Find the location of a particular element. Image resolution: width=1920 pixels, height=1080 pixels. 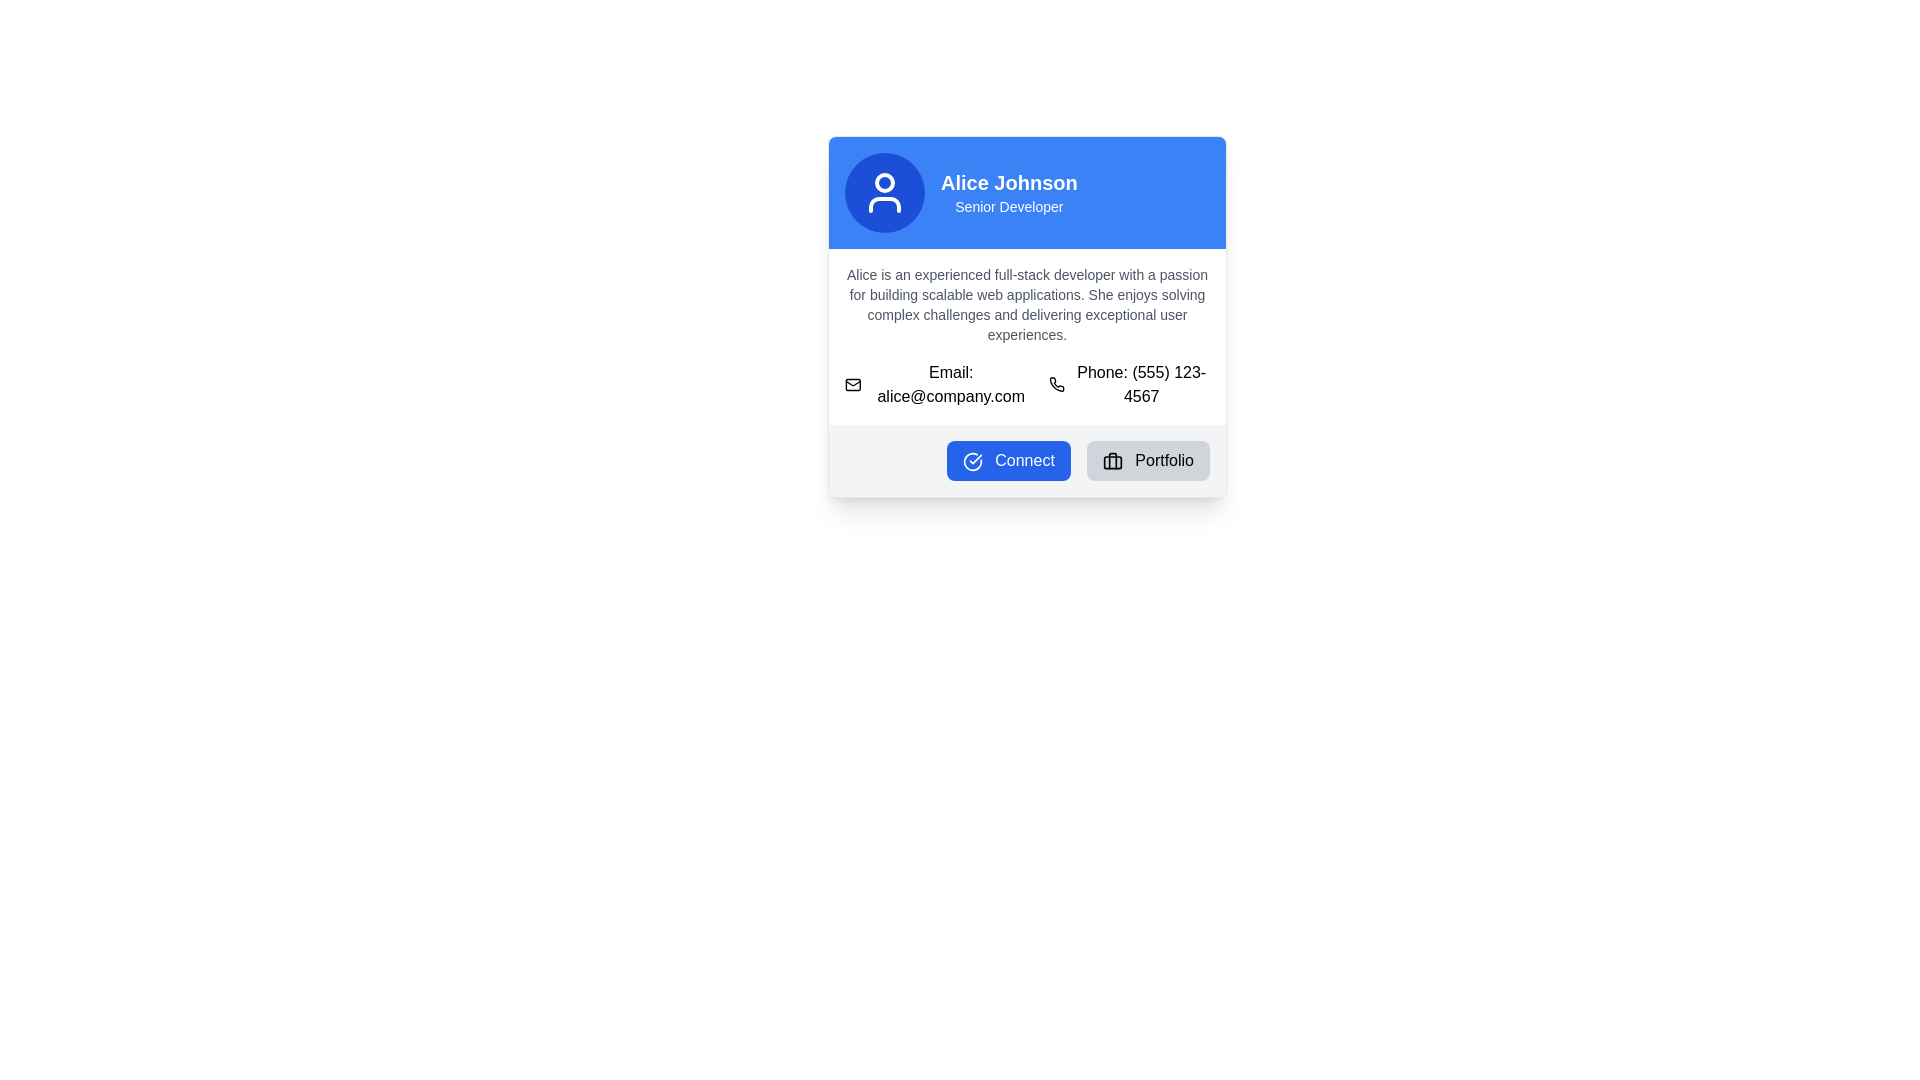

the 'Email:' label followed by the email address 'alice@company.com' is located at coordinates (937, 385).